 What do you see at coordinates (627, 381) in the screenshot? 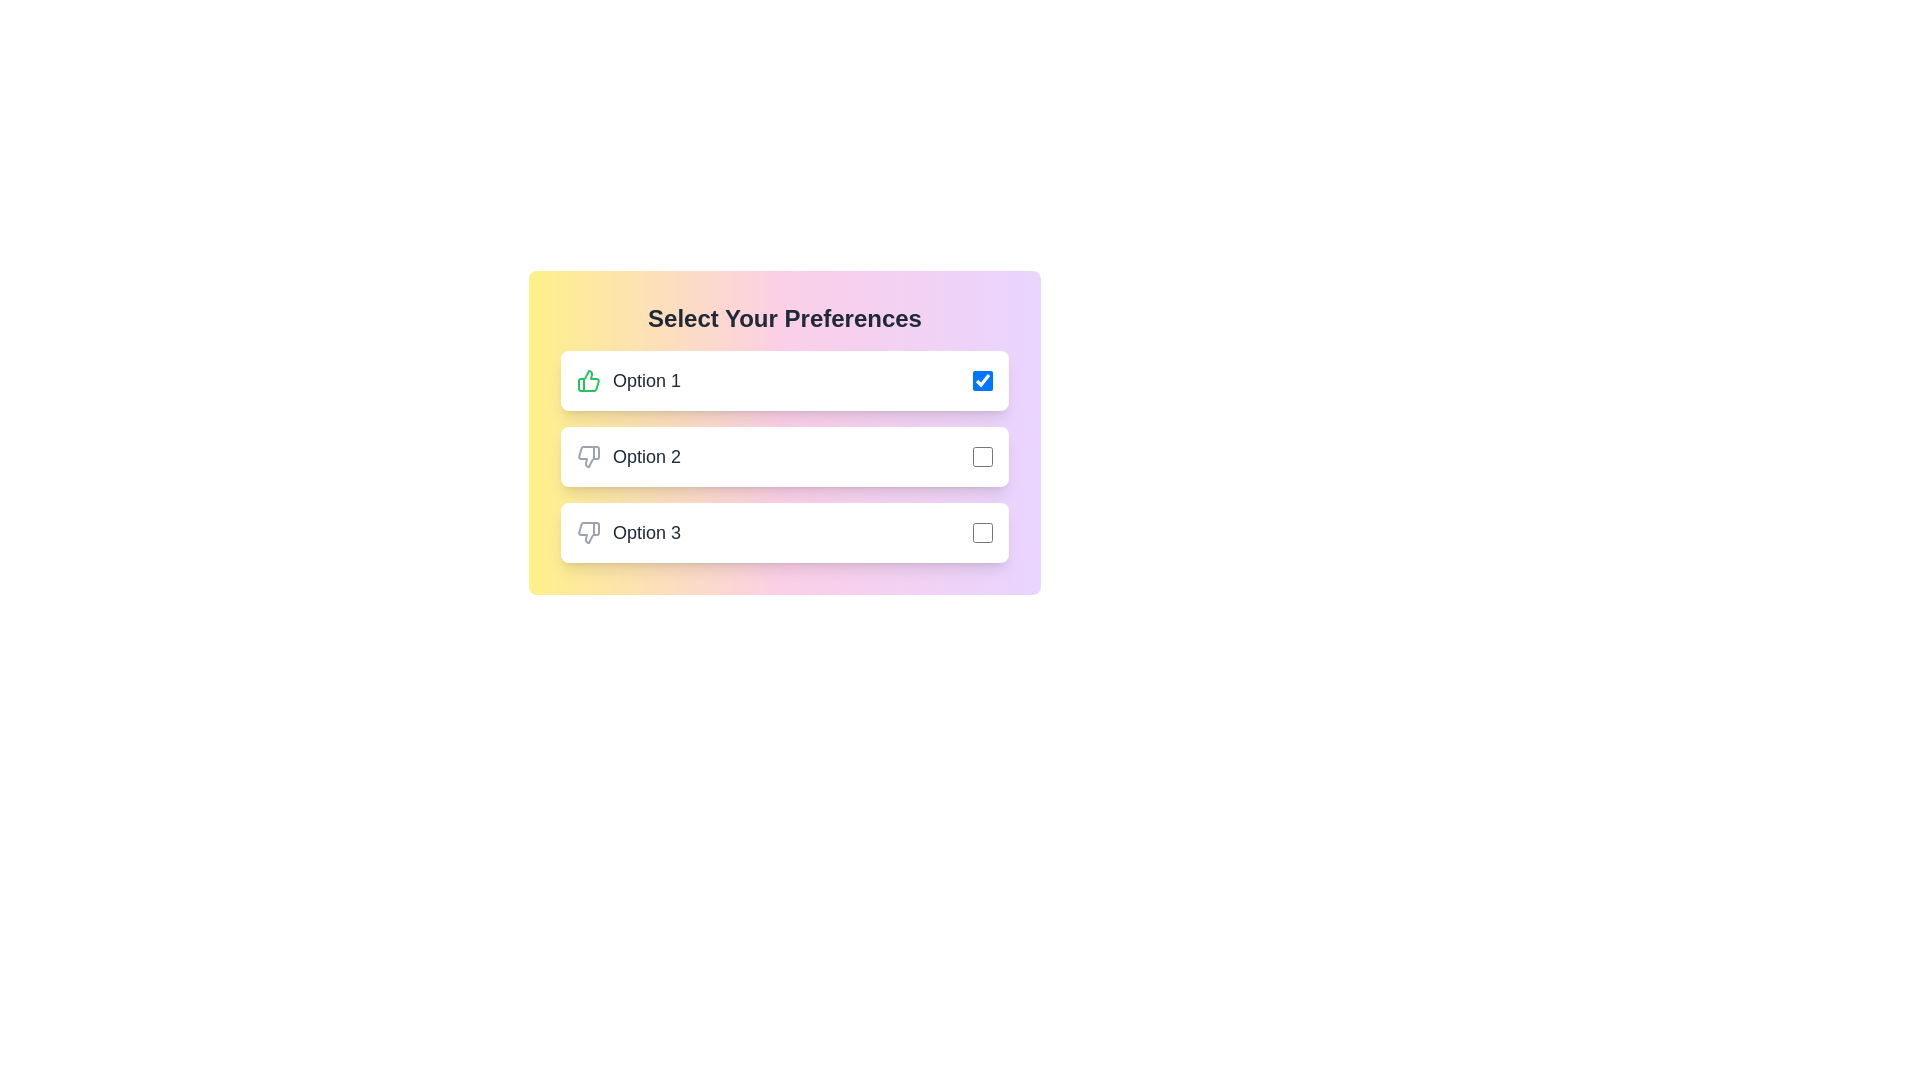
I see `the first list item containing a green thumbs-up icon and the label text 'Option 1' styled with a medium gray font` at bounding box center [627, 381].